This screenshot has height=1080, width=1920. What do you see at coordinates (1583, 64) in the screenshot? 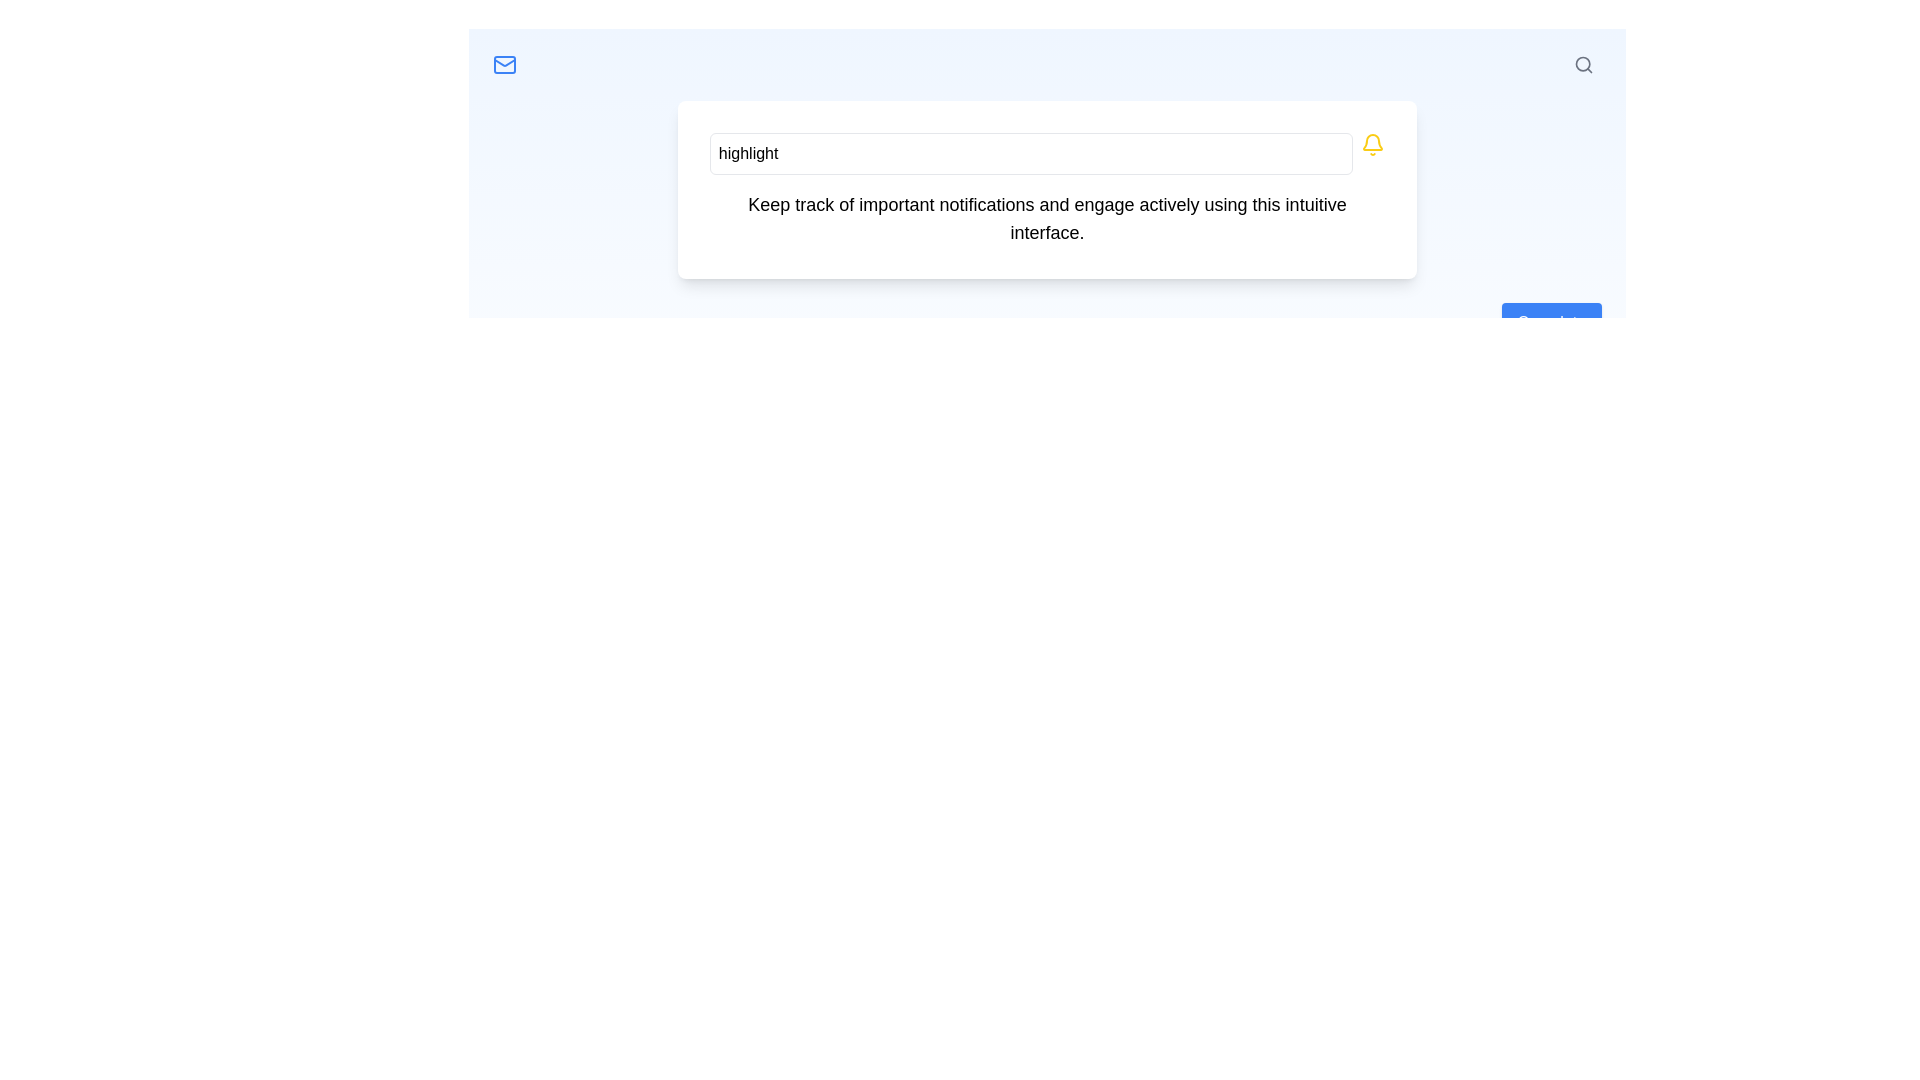
I see `the magnifying glass icon located at the top-right of the header bar` at bounding box center [1583, 64].